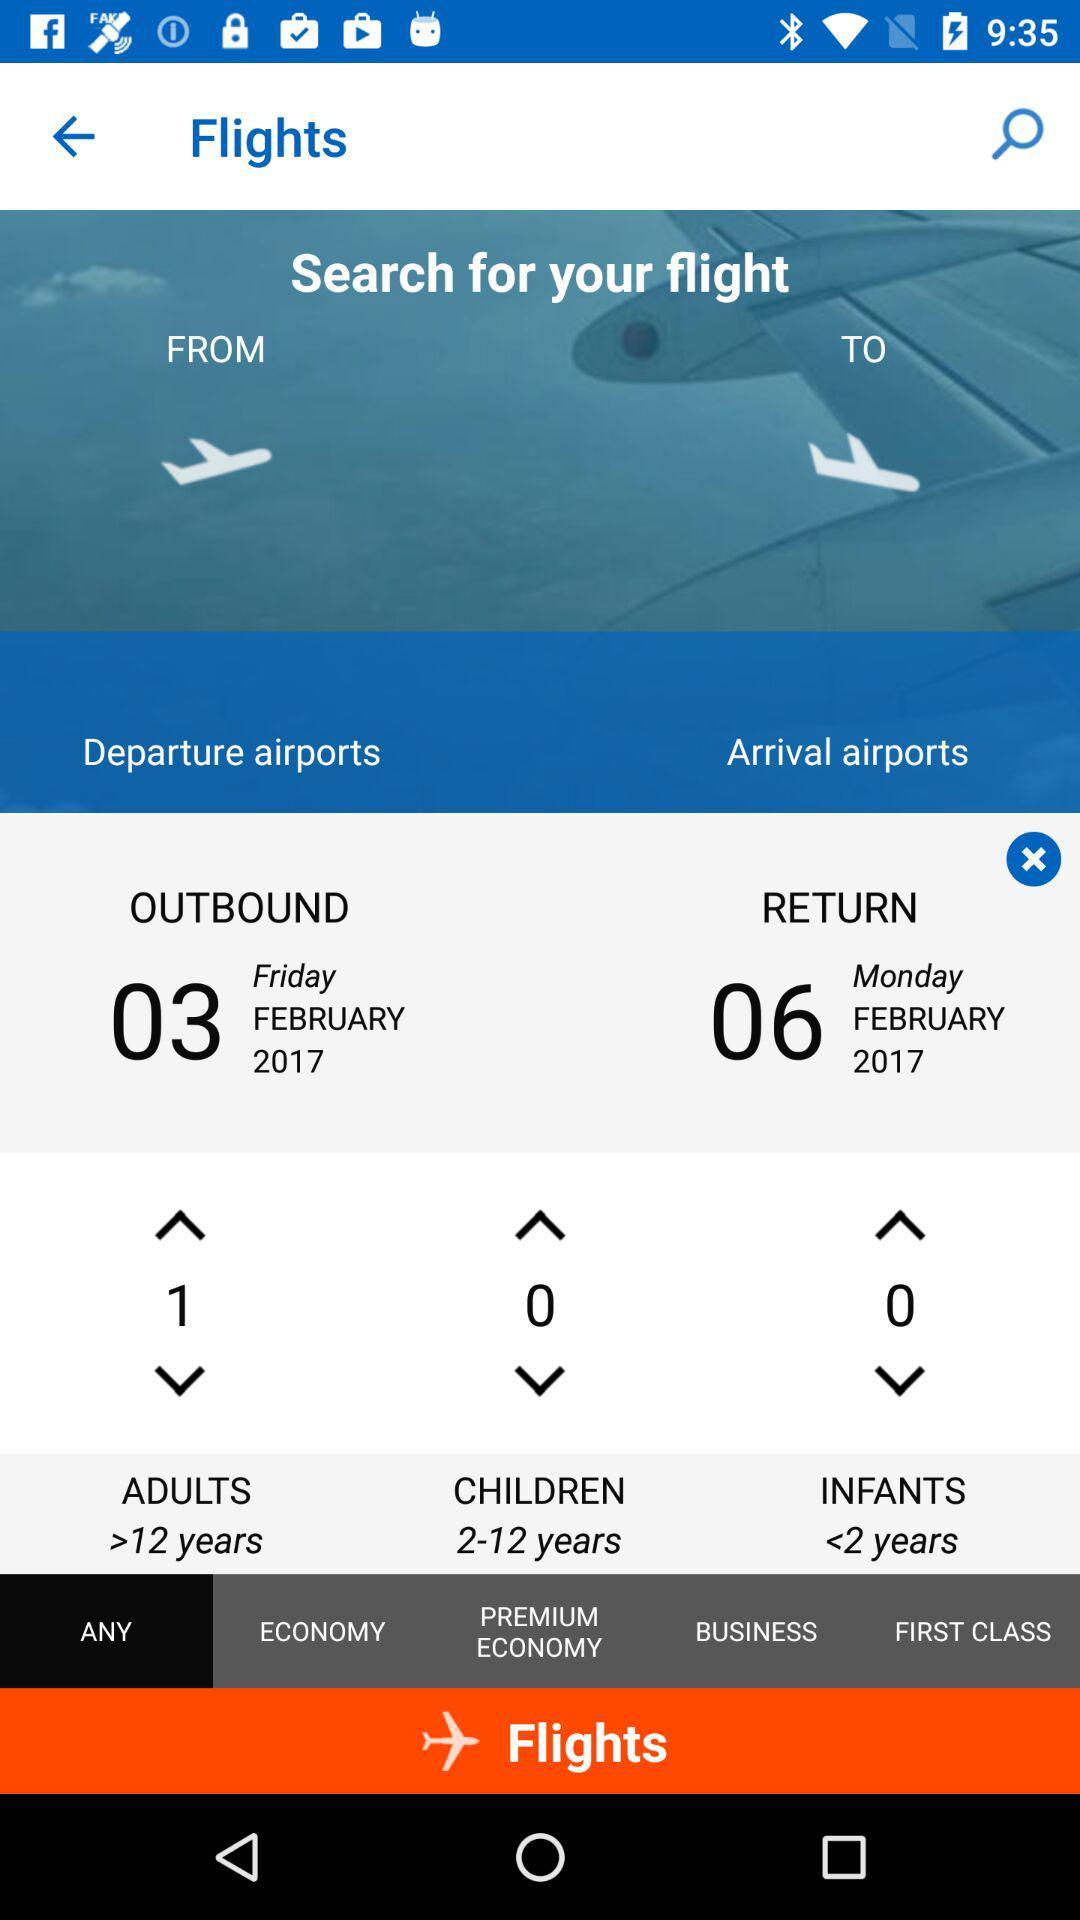 The width and height of the screenshot is (1080, 1920). Describe the element at coordinates (756, 1631) in the screenshot. I see `icon next to premium economy` at that location.